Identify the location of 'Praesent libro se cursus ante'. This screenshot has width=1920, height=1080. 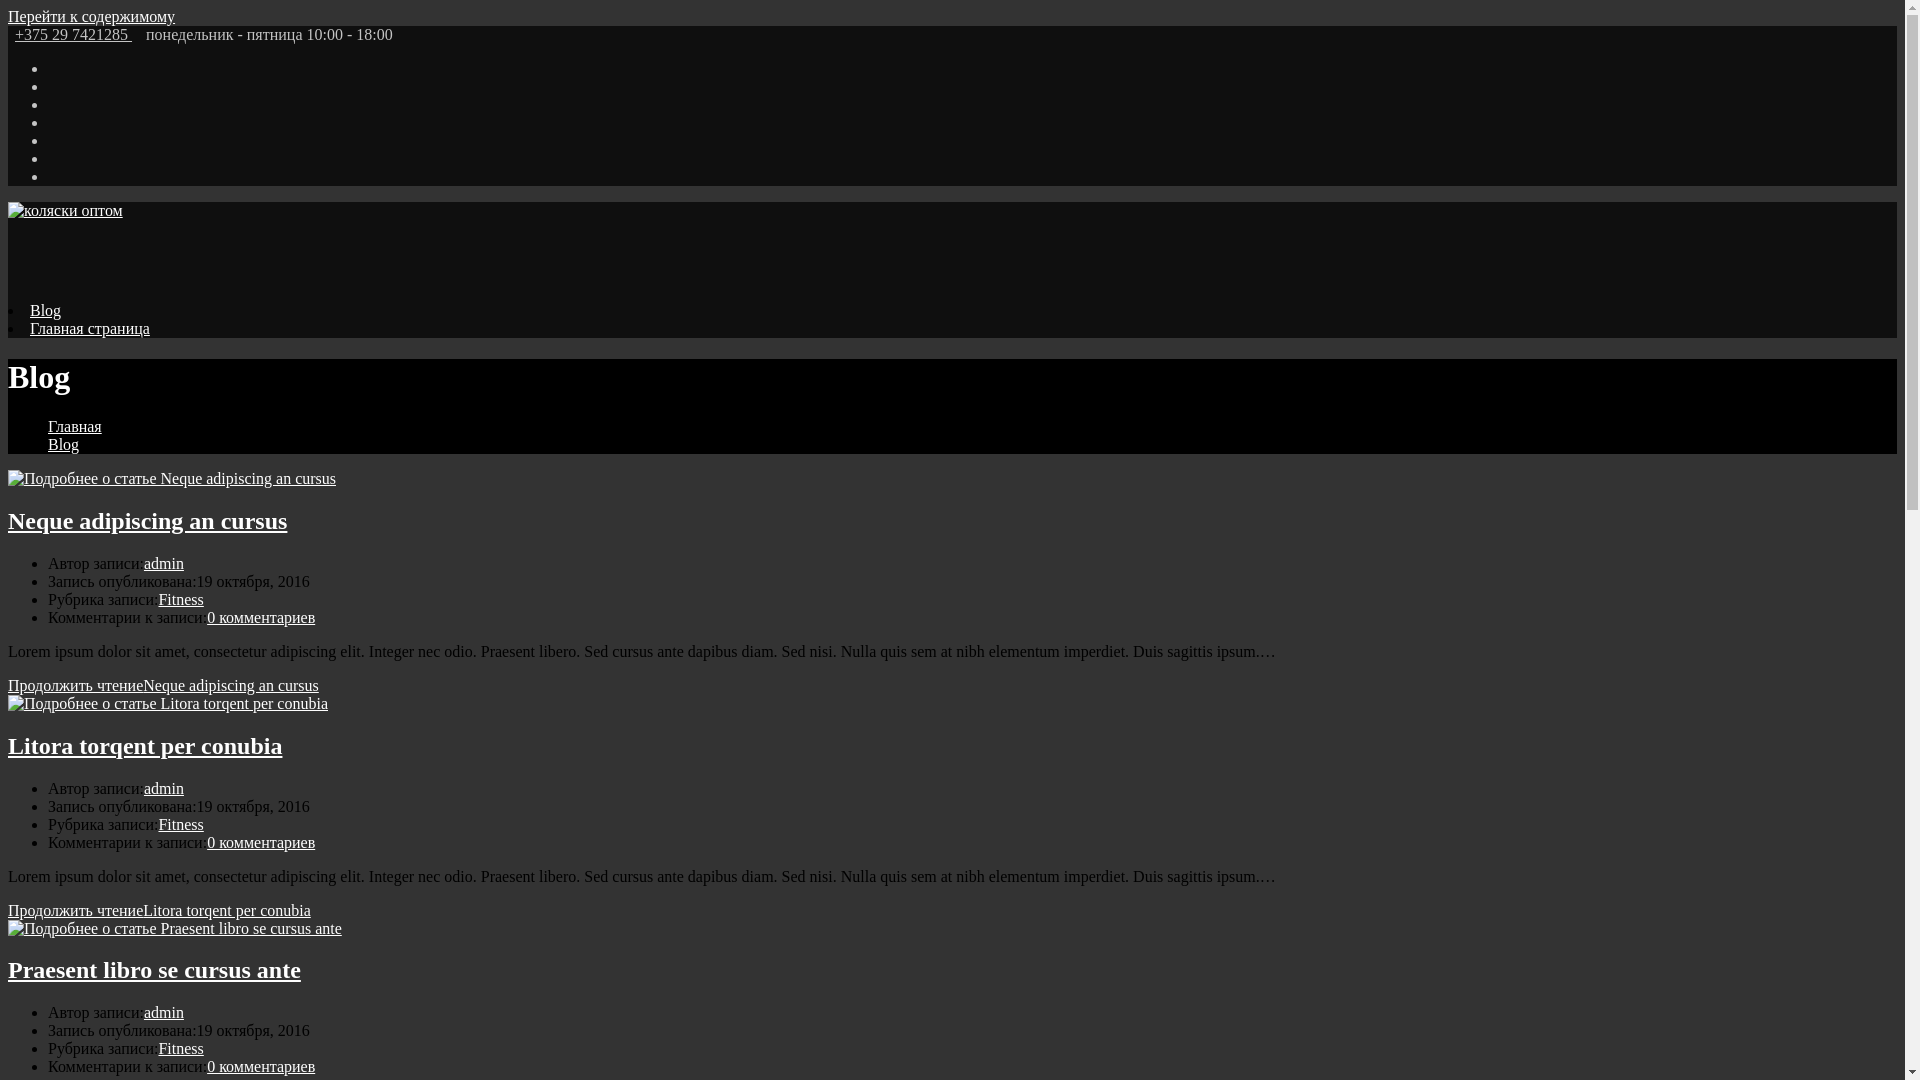
(153, 968).